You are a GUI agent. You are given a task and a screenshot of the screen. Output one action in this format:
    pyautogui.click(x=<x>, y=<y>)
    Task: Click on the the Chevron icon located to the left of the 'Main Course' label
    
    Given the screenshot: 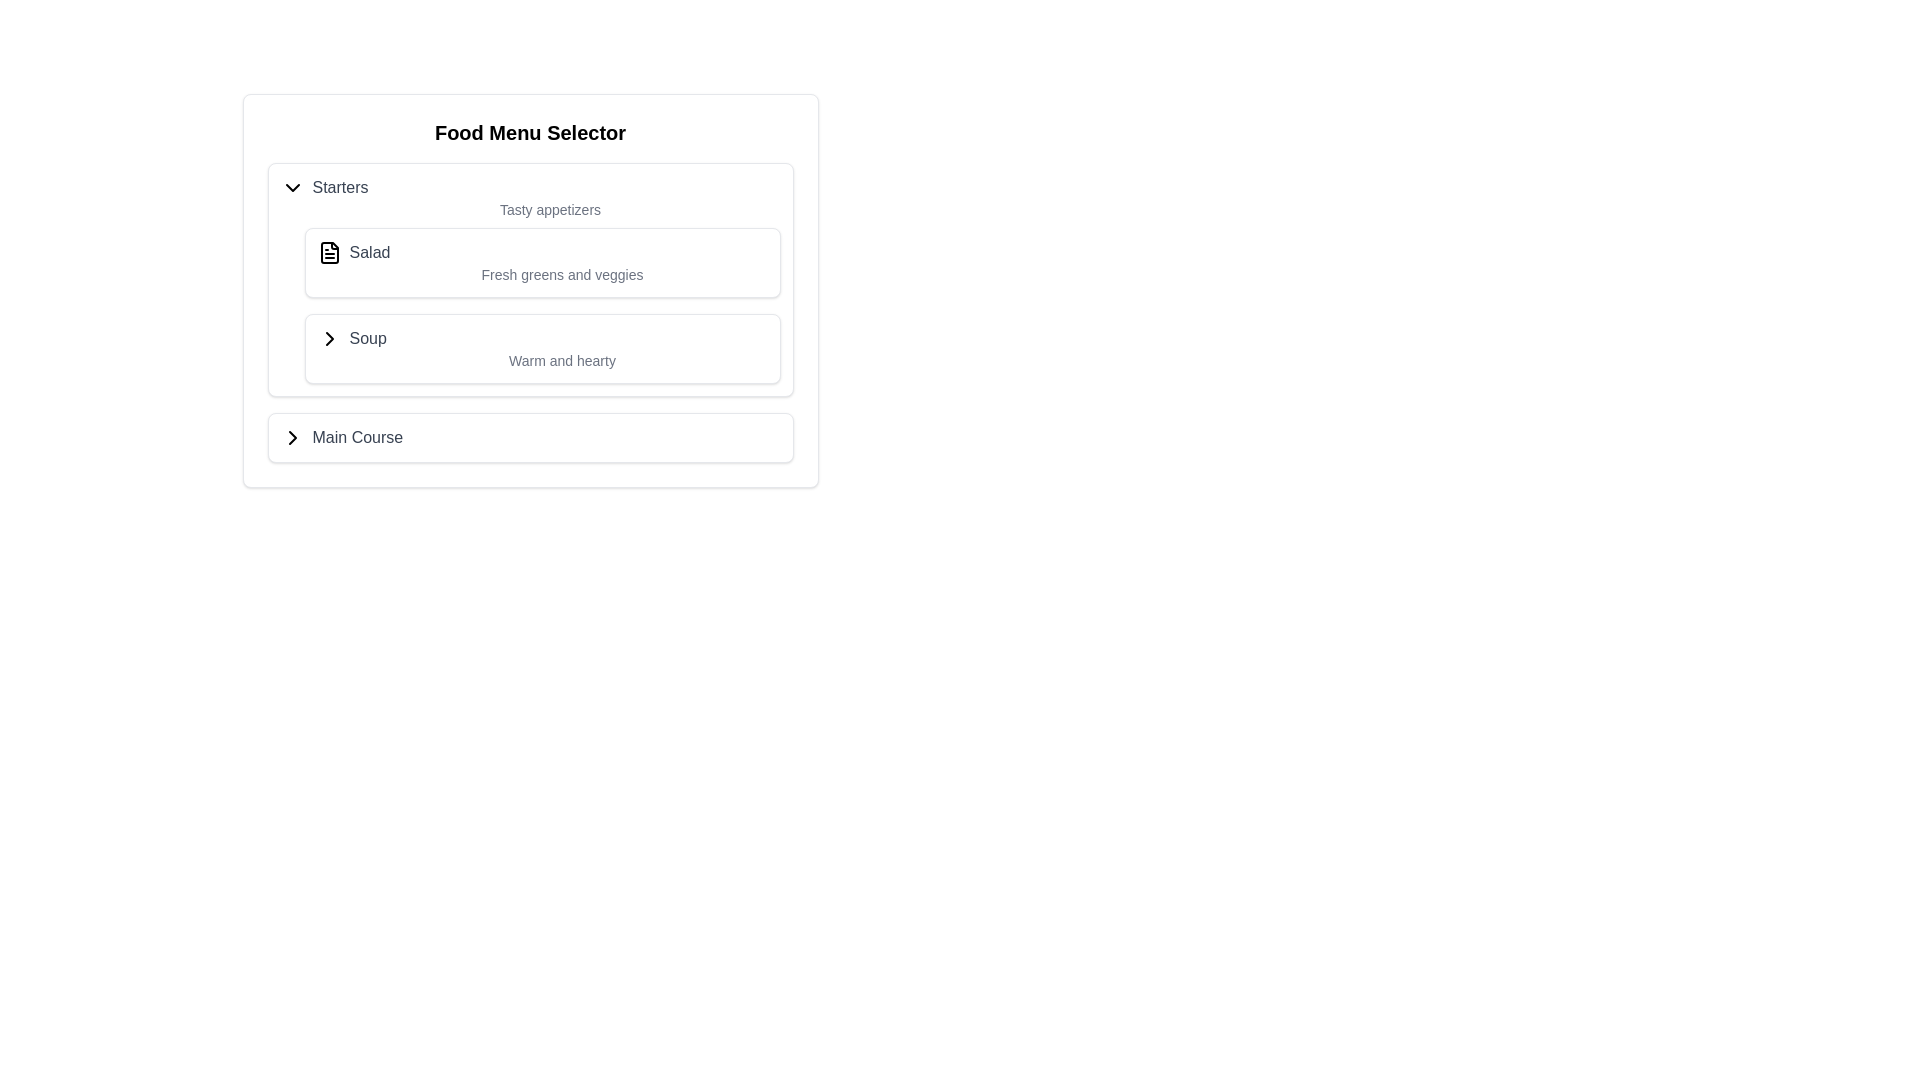 What is the action you would take?
    pyautogui.click(x=291, y=437)
    